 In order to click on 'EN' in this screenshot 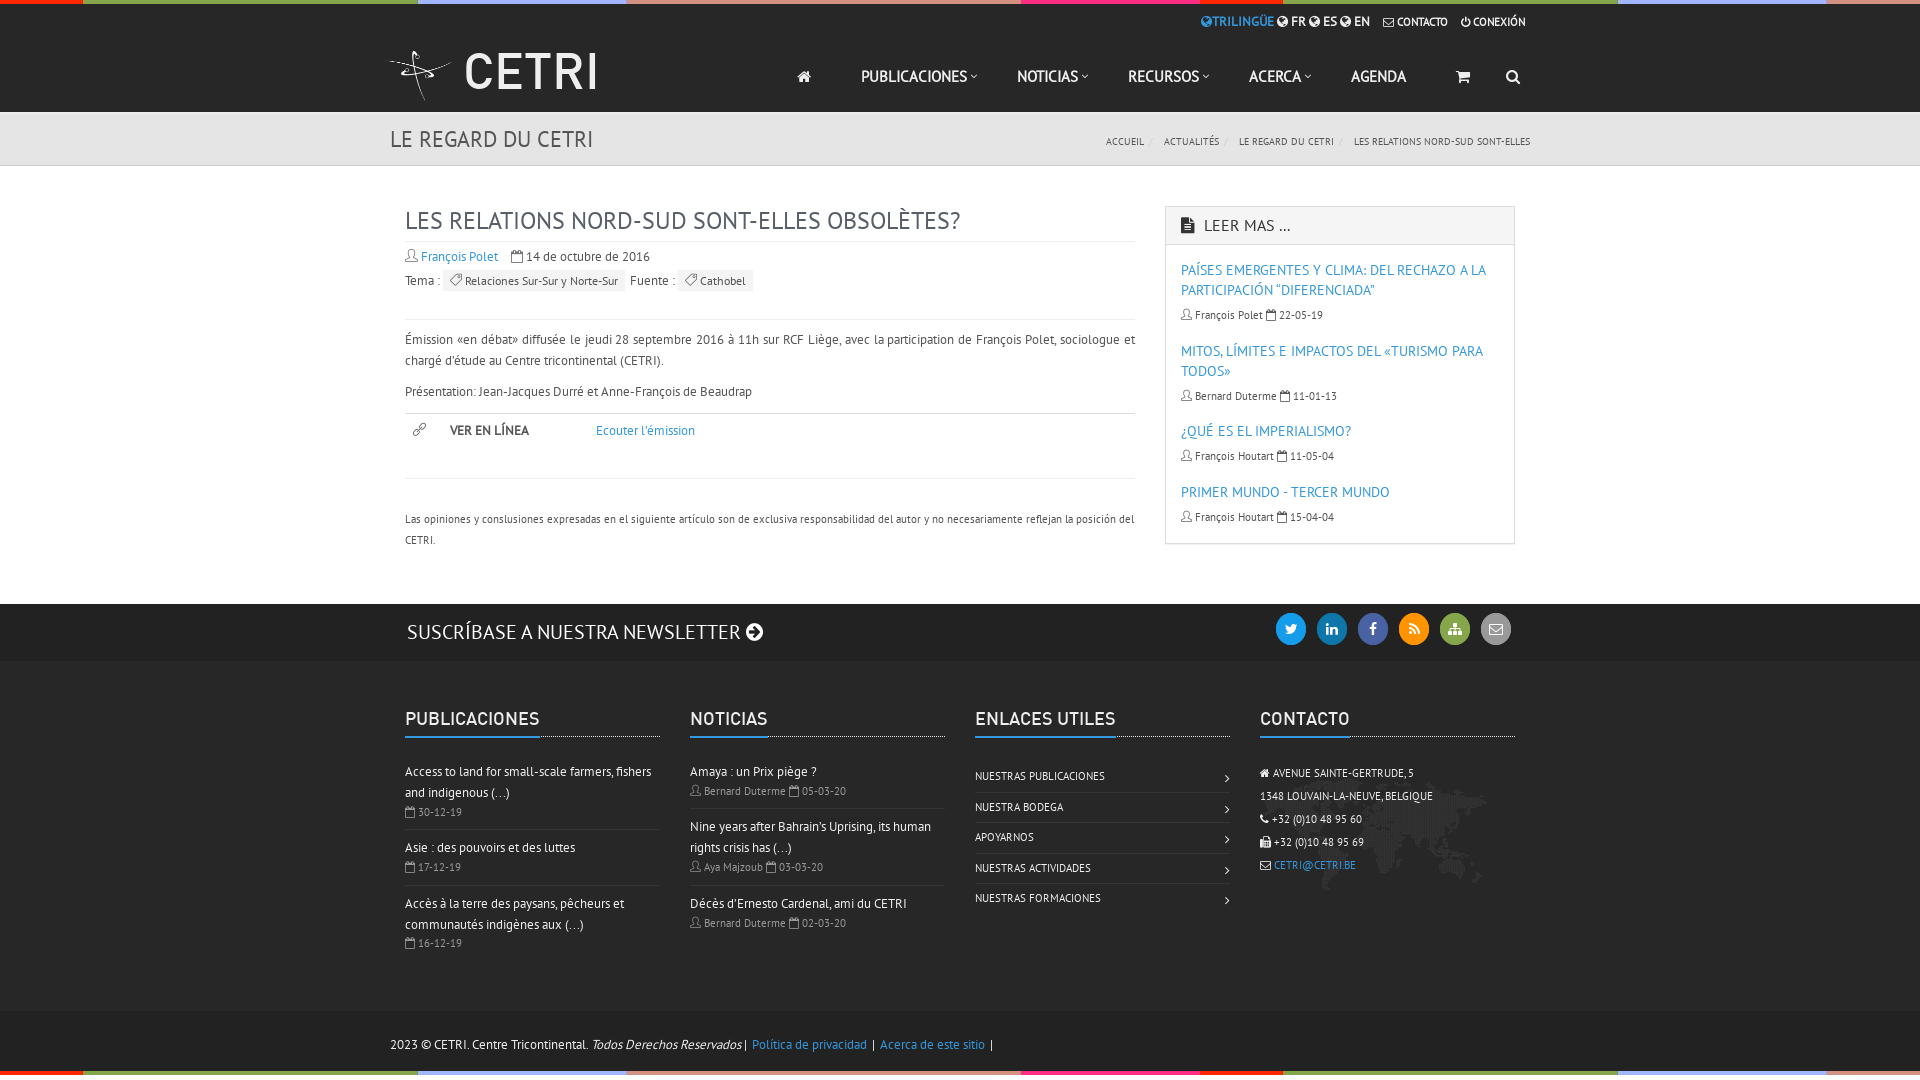, I will do `click(1354, 21)`.